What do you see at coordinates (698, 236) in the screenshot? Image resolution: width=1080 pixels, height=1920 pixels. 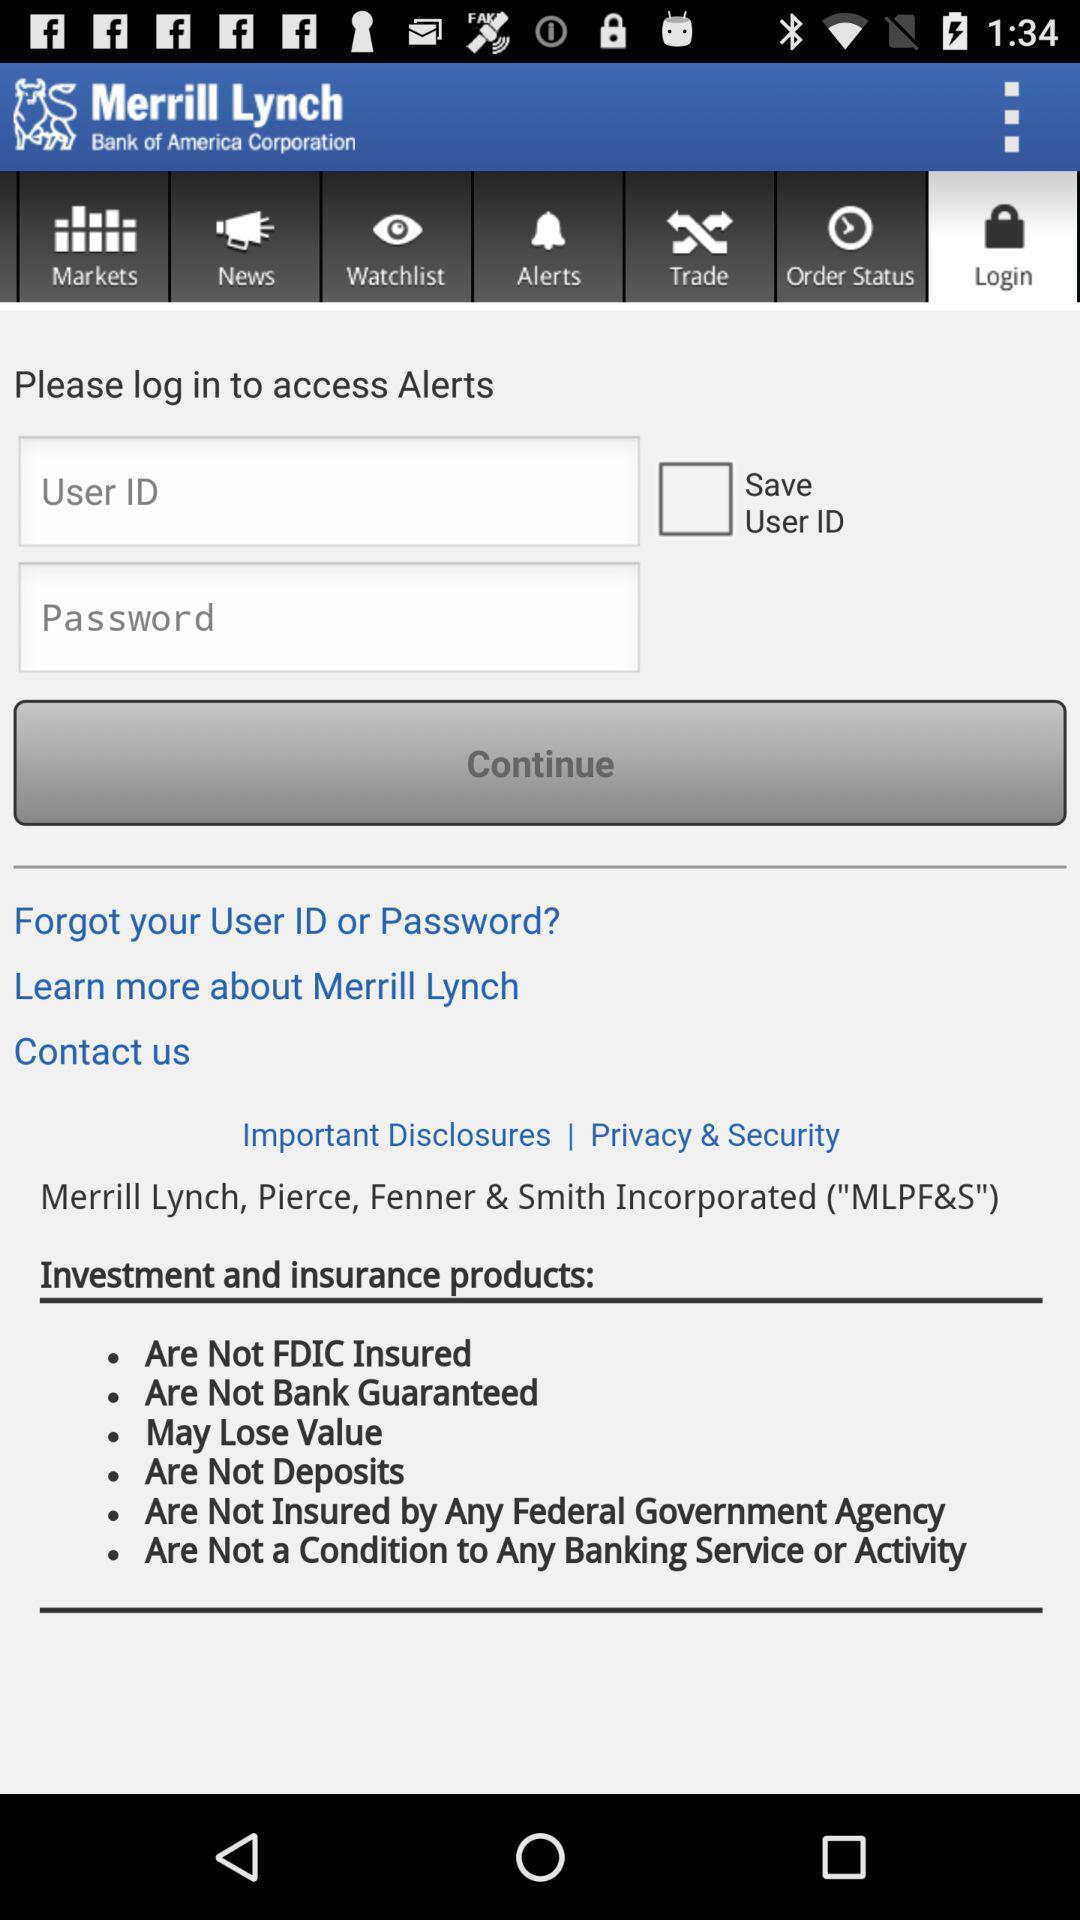 I see `begin trading` at bounding box center [698, 236].